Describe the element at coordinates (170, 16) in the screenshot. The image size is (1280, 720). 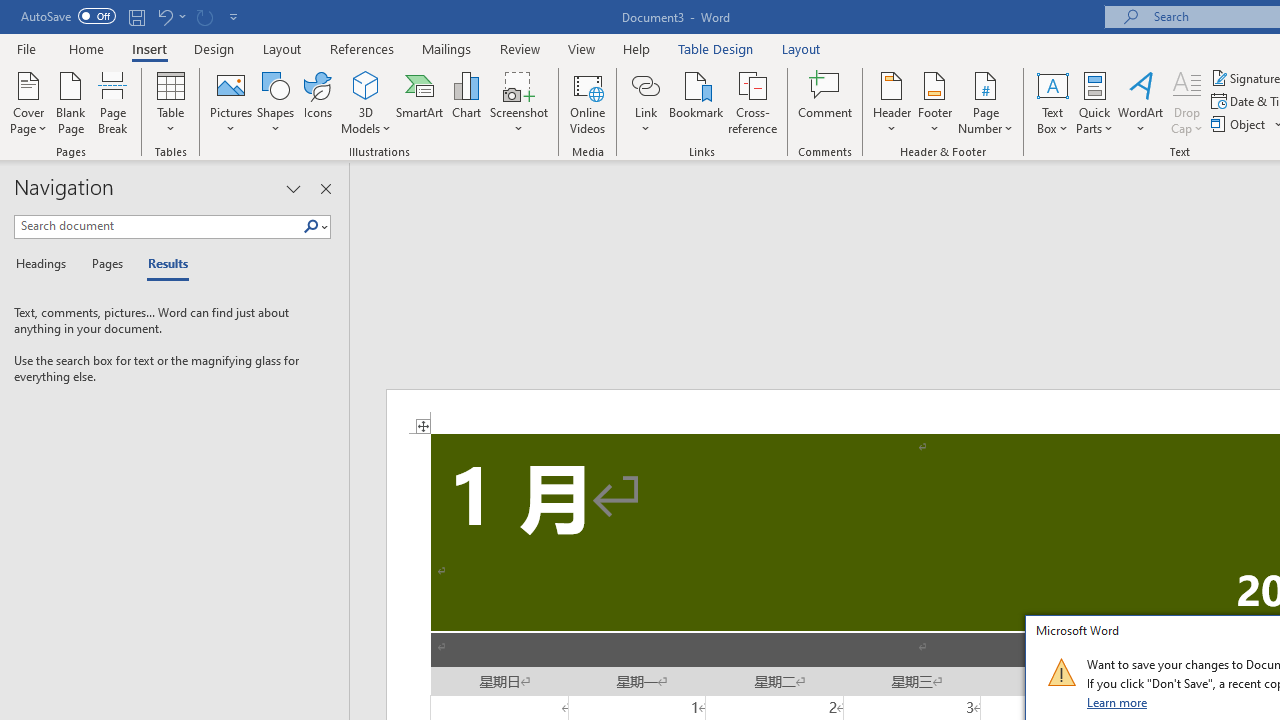
I see `'Undo Apply Quick Style'` at that location.